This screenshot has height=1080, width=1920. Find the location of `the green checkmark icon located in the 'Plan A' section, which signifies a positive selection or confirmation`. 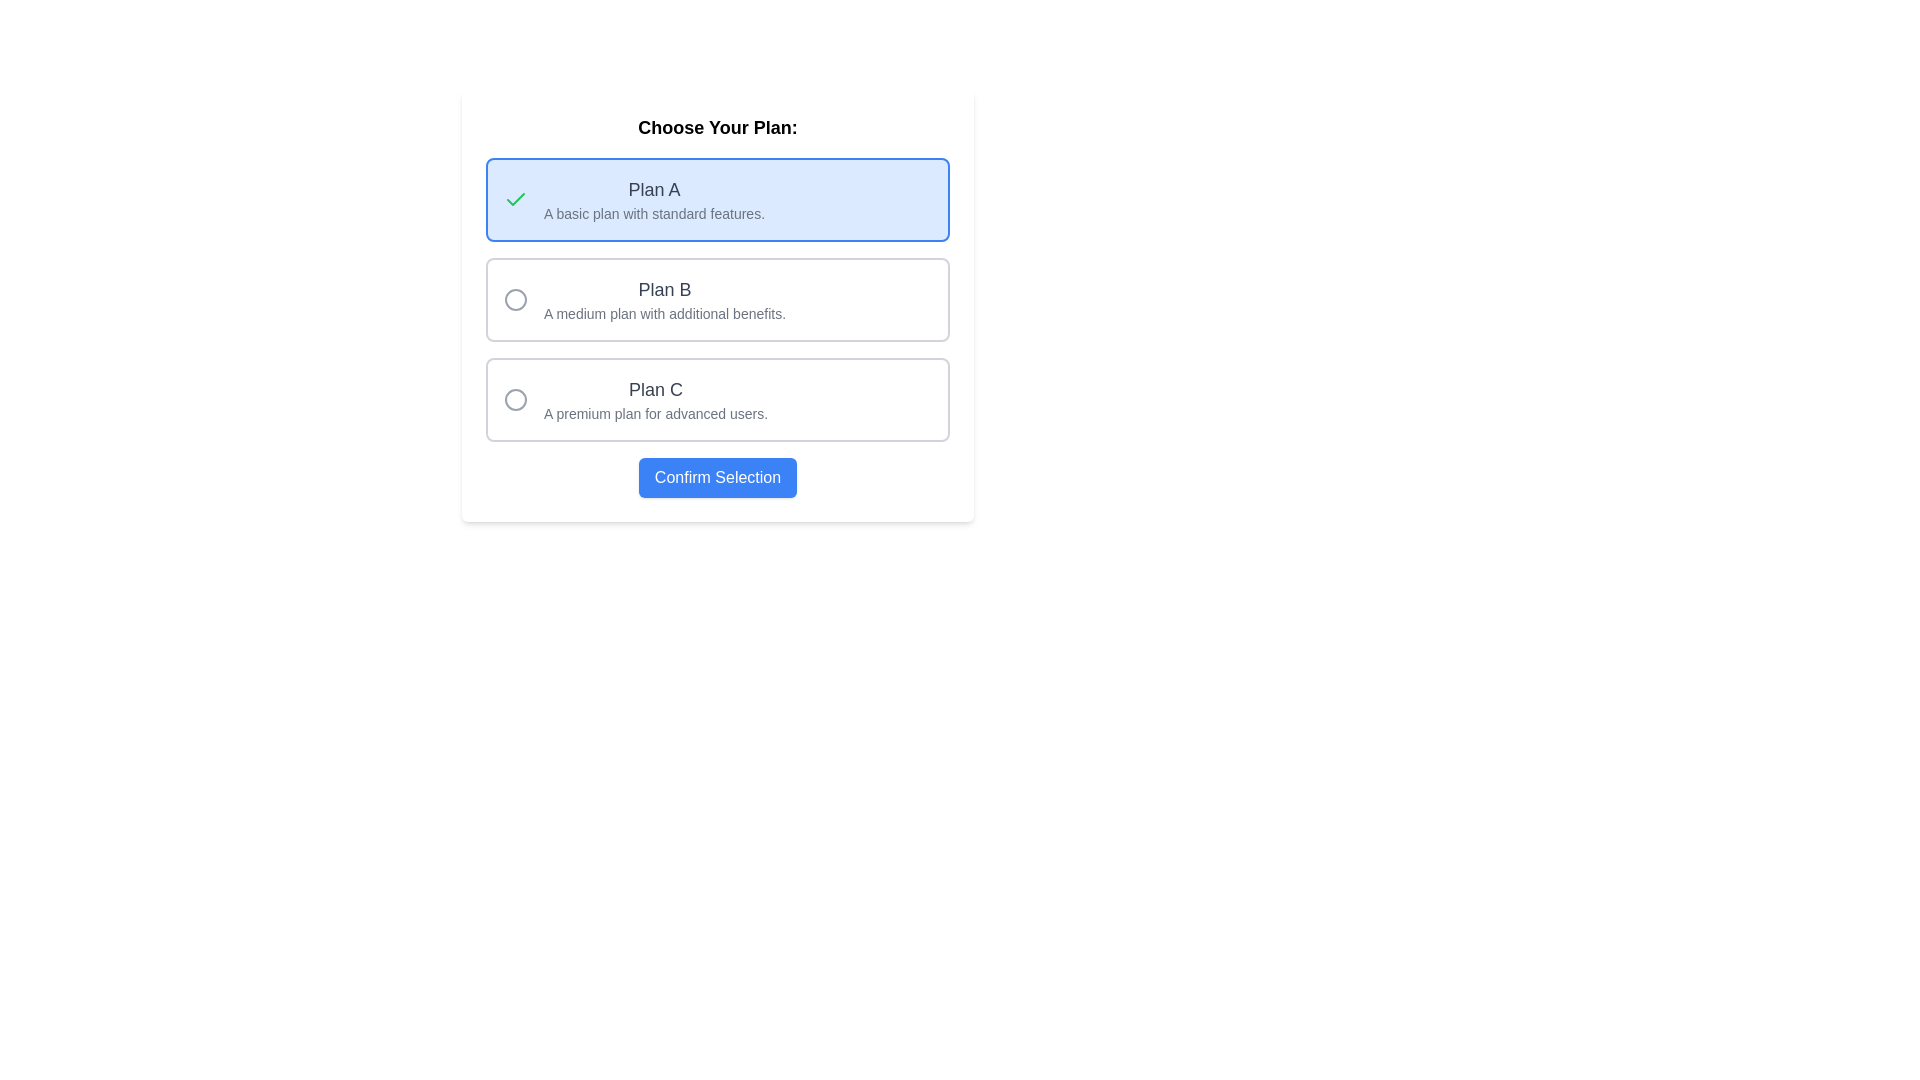

the green checkmark icon located in the 'Plan A' section, which signifies a positive selection or confirmation is located at coordinates (515, 200).